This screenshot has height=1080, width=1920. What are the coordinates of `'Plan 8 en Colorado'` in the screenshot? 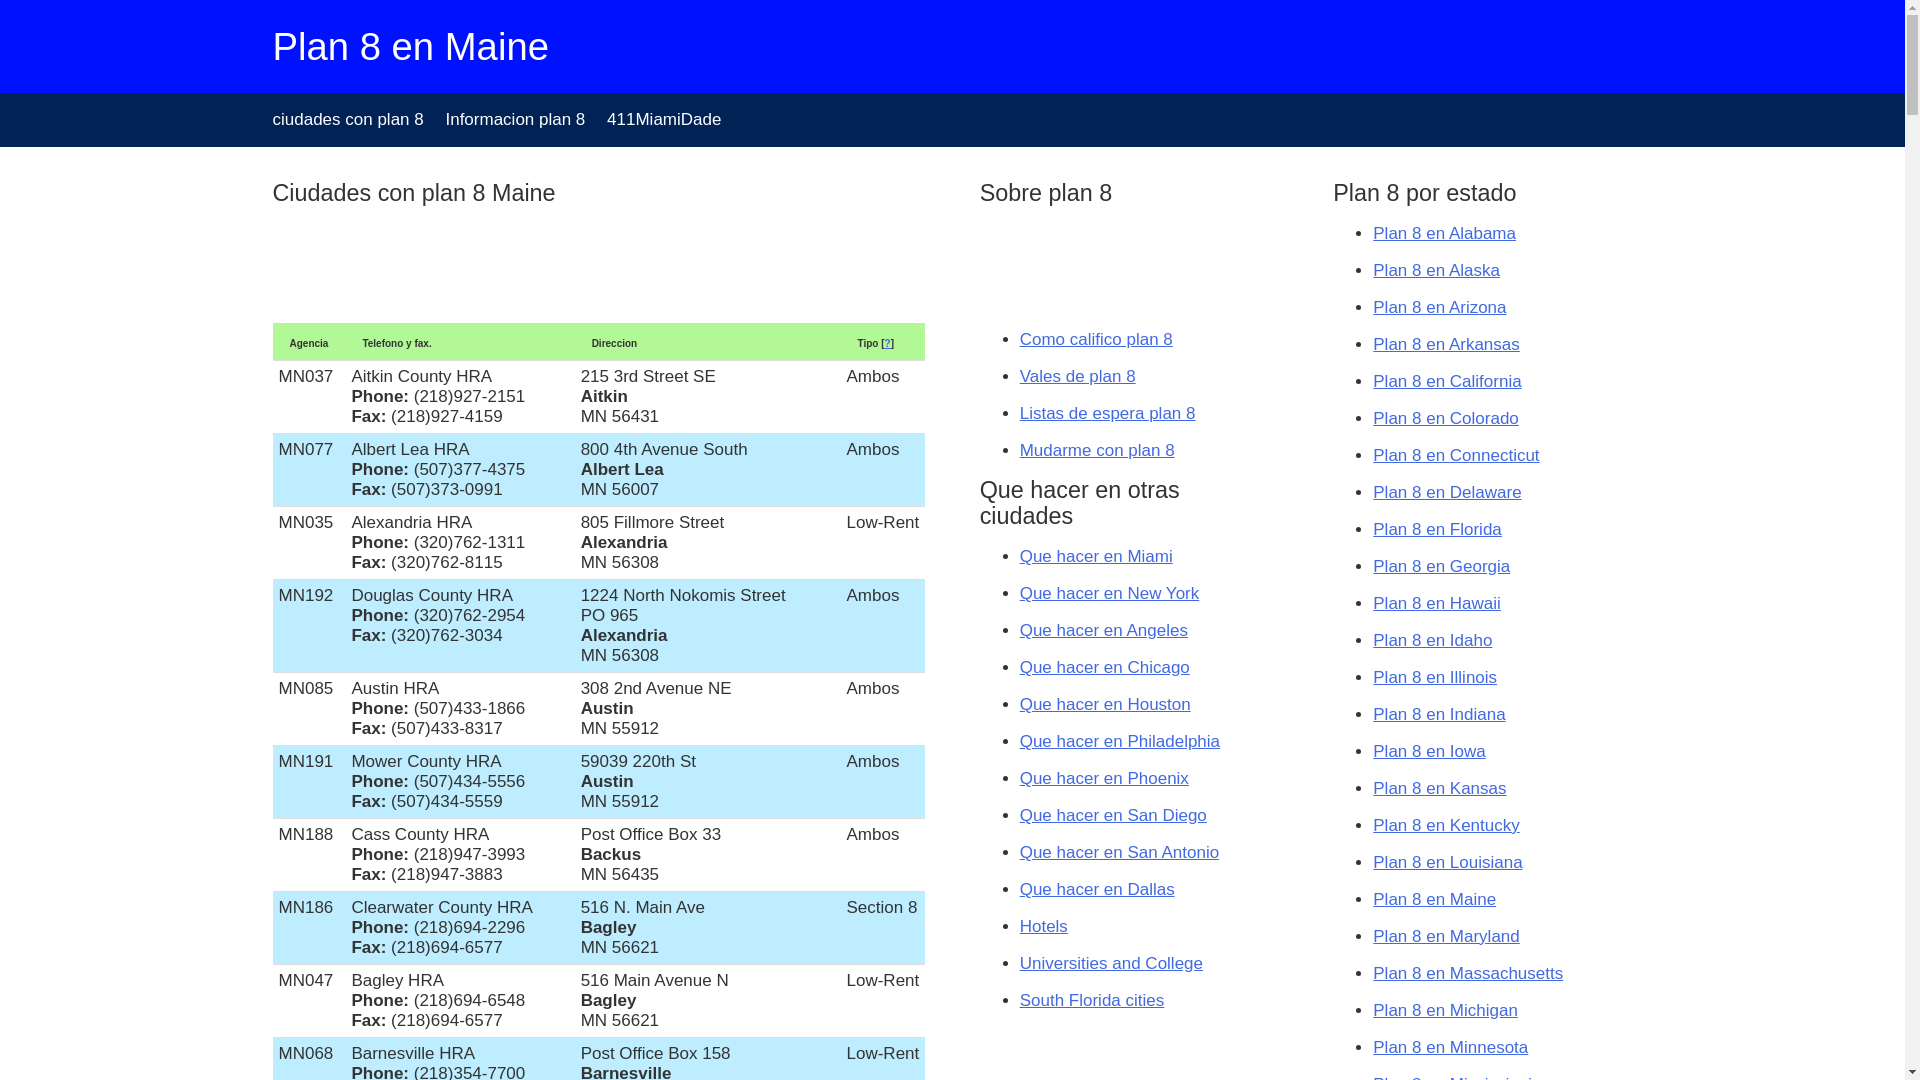 It's located at (1445, 417).